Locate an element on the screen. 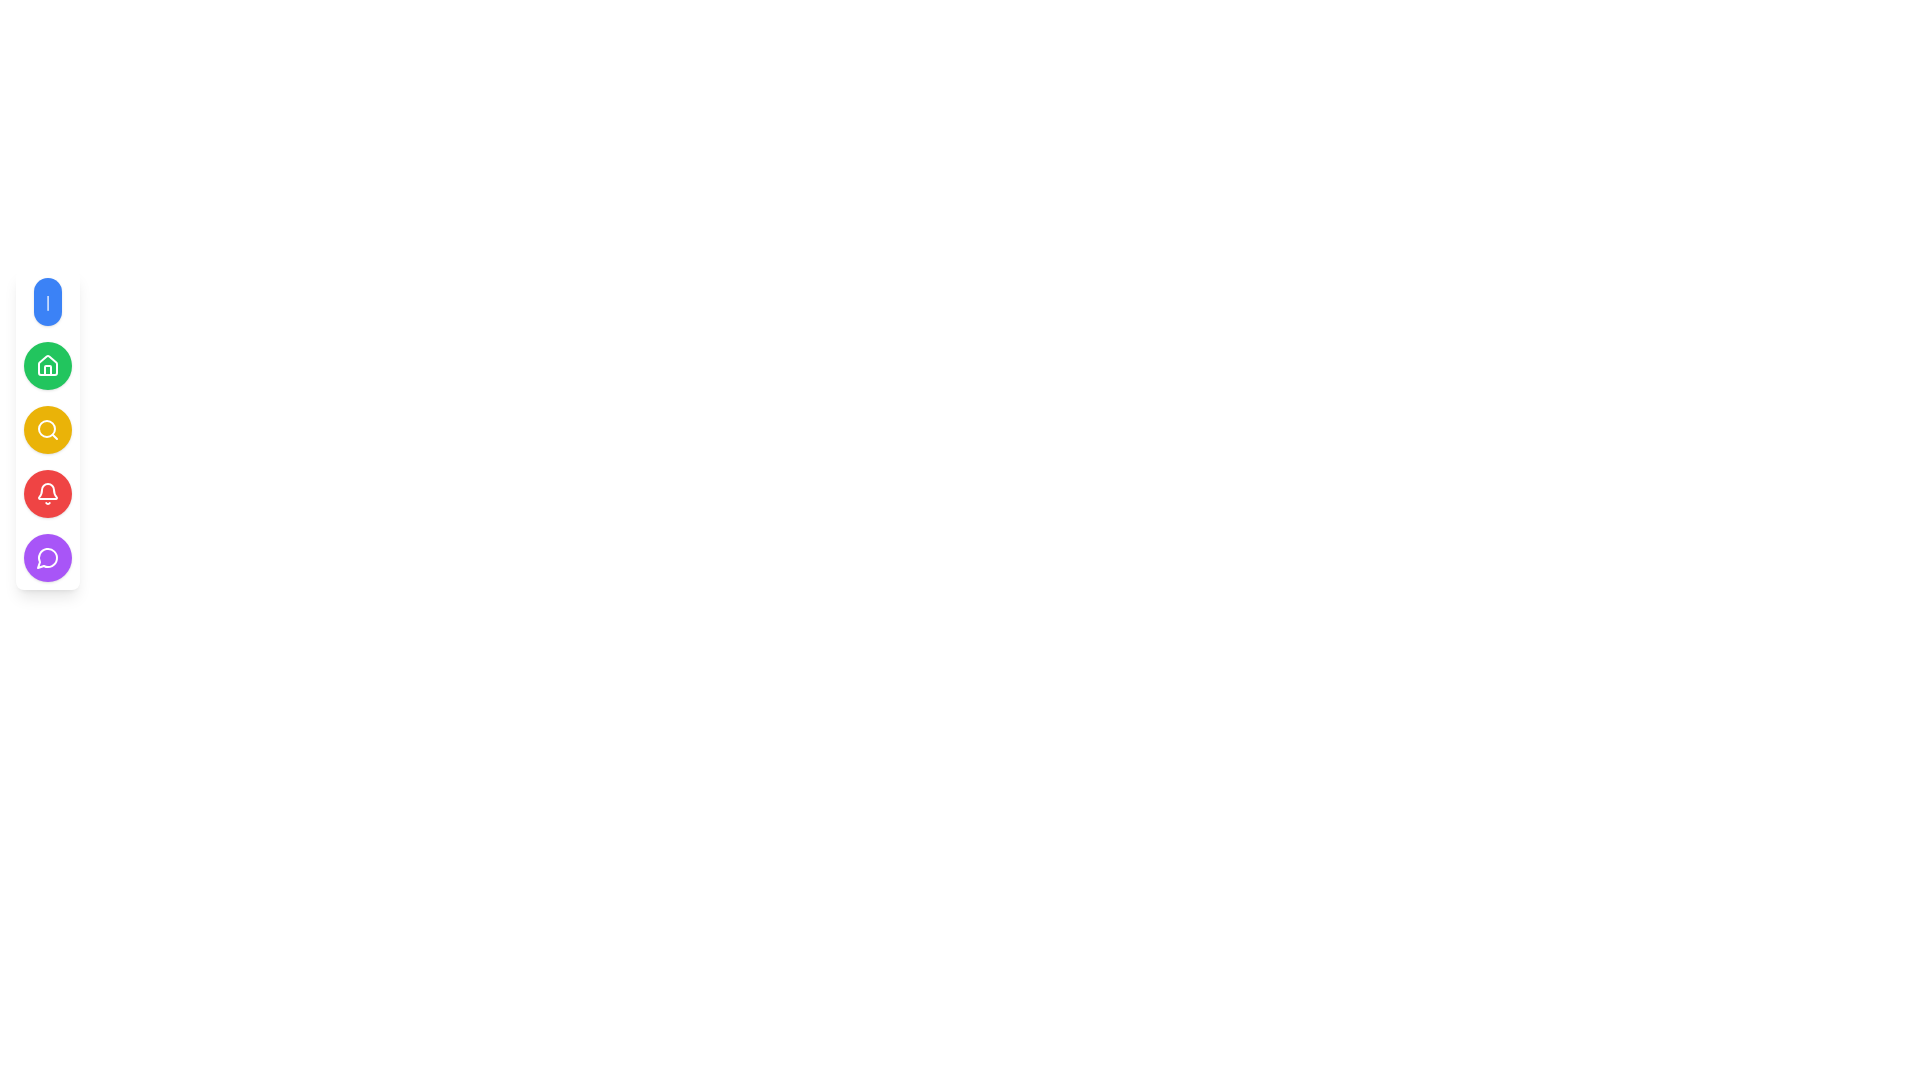 Image resolution: width=1920 pixels, height=1080 pixels. the notification button, which is the fourth button from the top in a vertical list of buttons (blue, green, yellow, red, purple) on the left side of the interface, to potentially reveal notification details is located at coordinates (48, 493).